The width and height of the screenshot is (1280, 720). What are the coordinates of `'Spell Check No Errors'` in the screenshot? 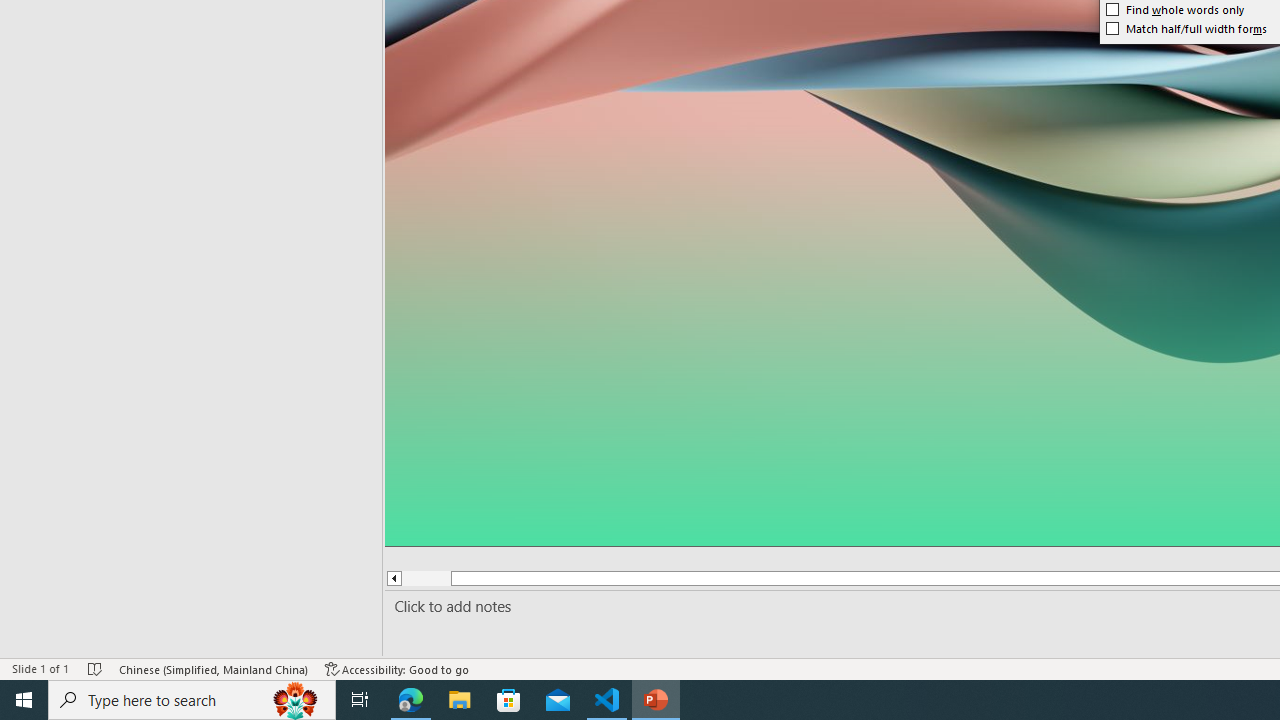 It's located at (95, 669).